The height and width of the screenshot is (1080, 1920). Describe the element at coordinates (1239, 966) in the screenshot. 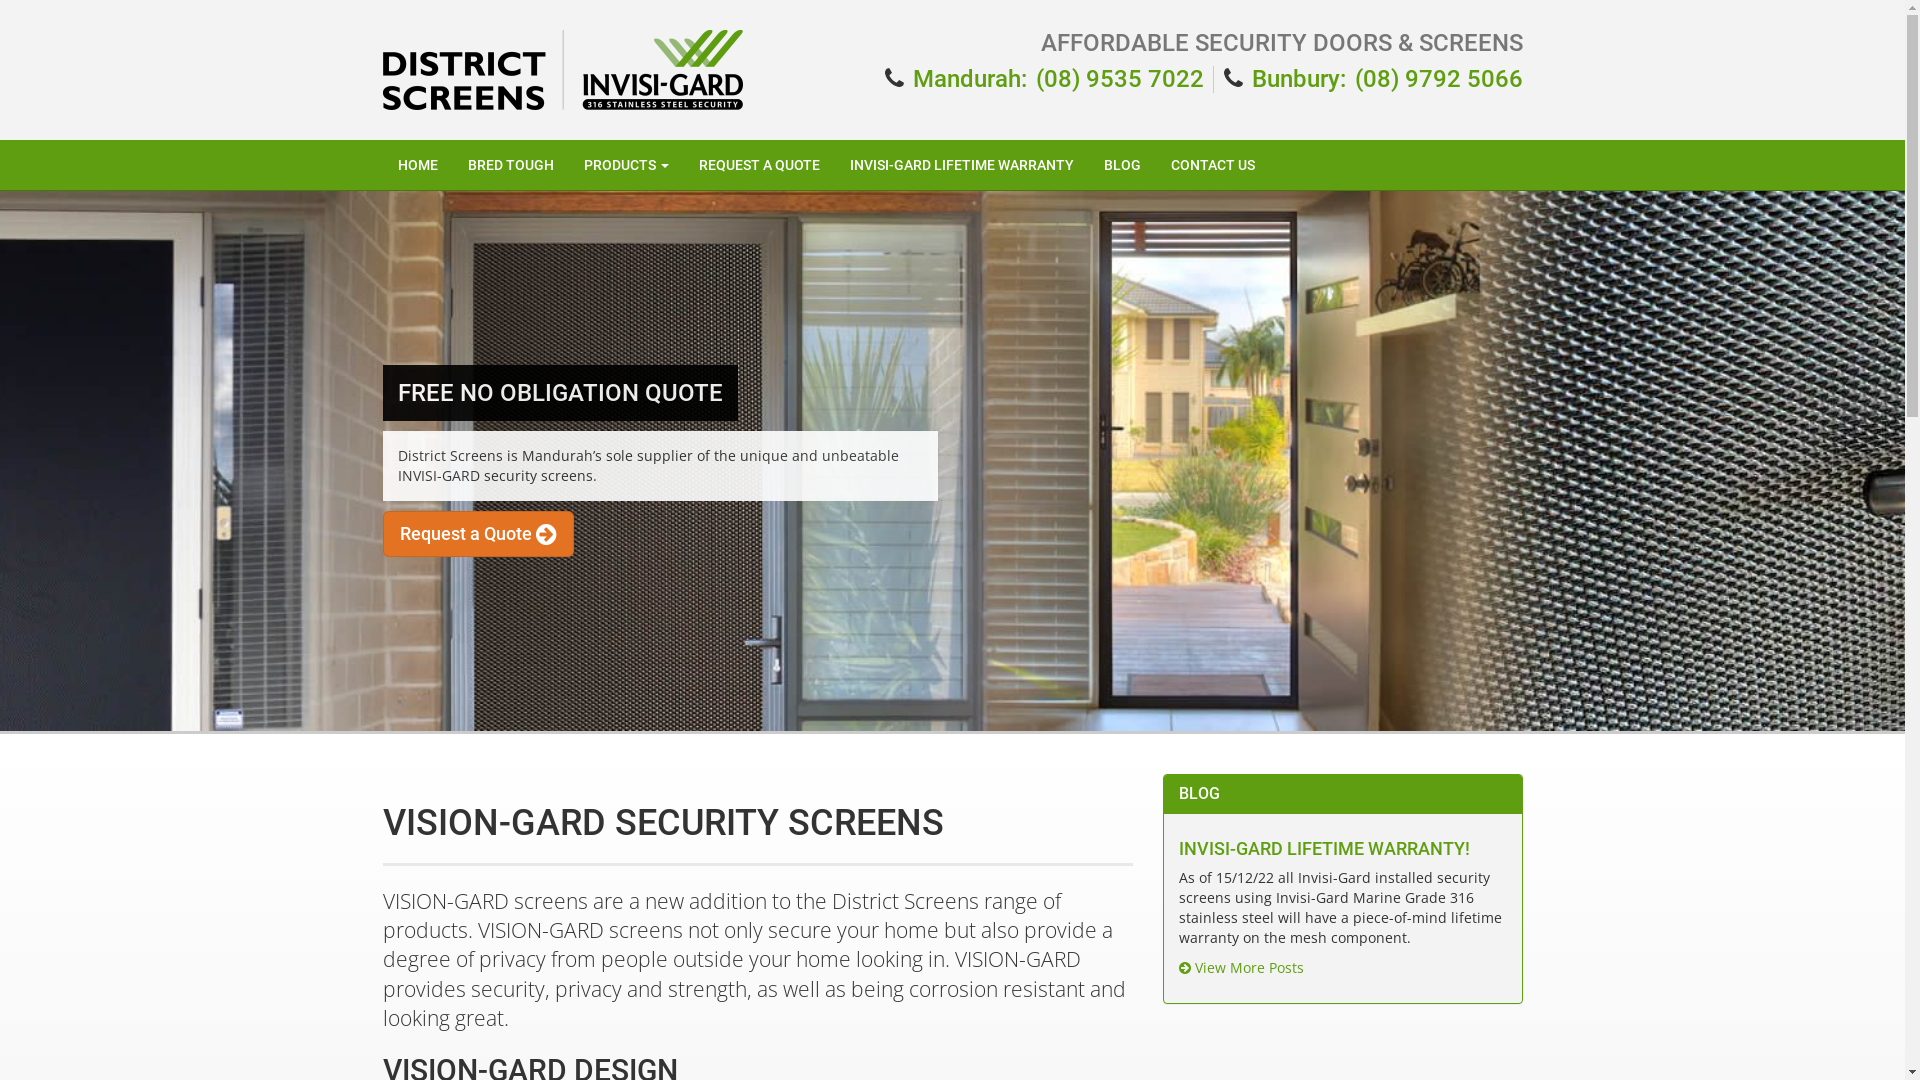

I see `'View More Posts'` at that location.